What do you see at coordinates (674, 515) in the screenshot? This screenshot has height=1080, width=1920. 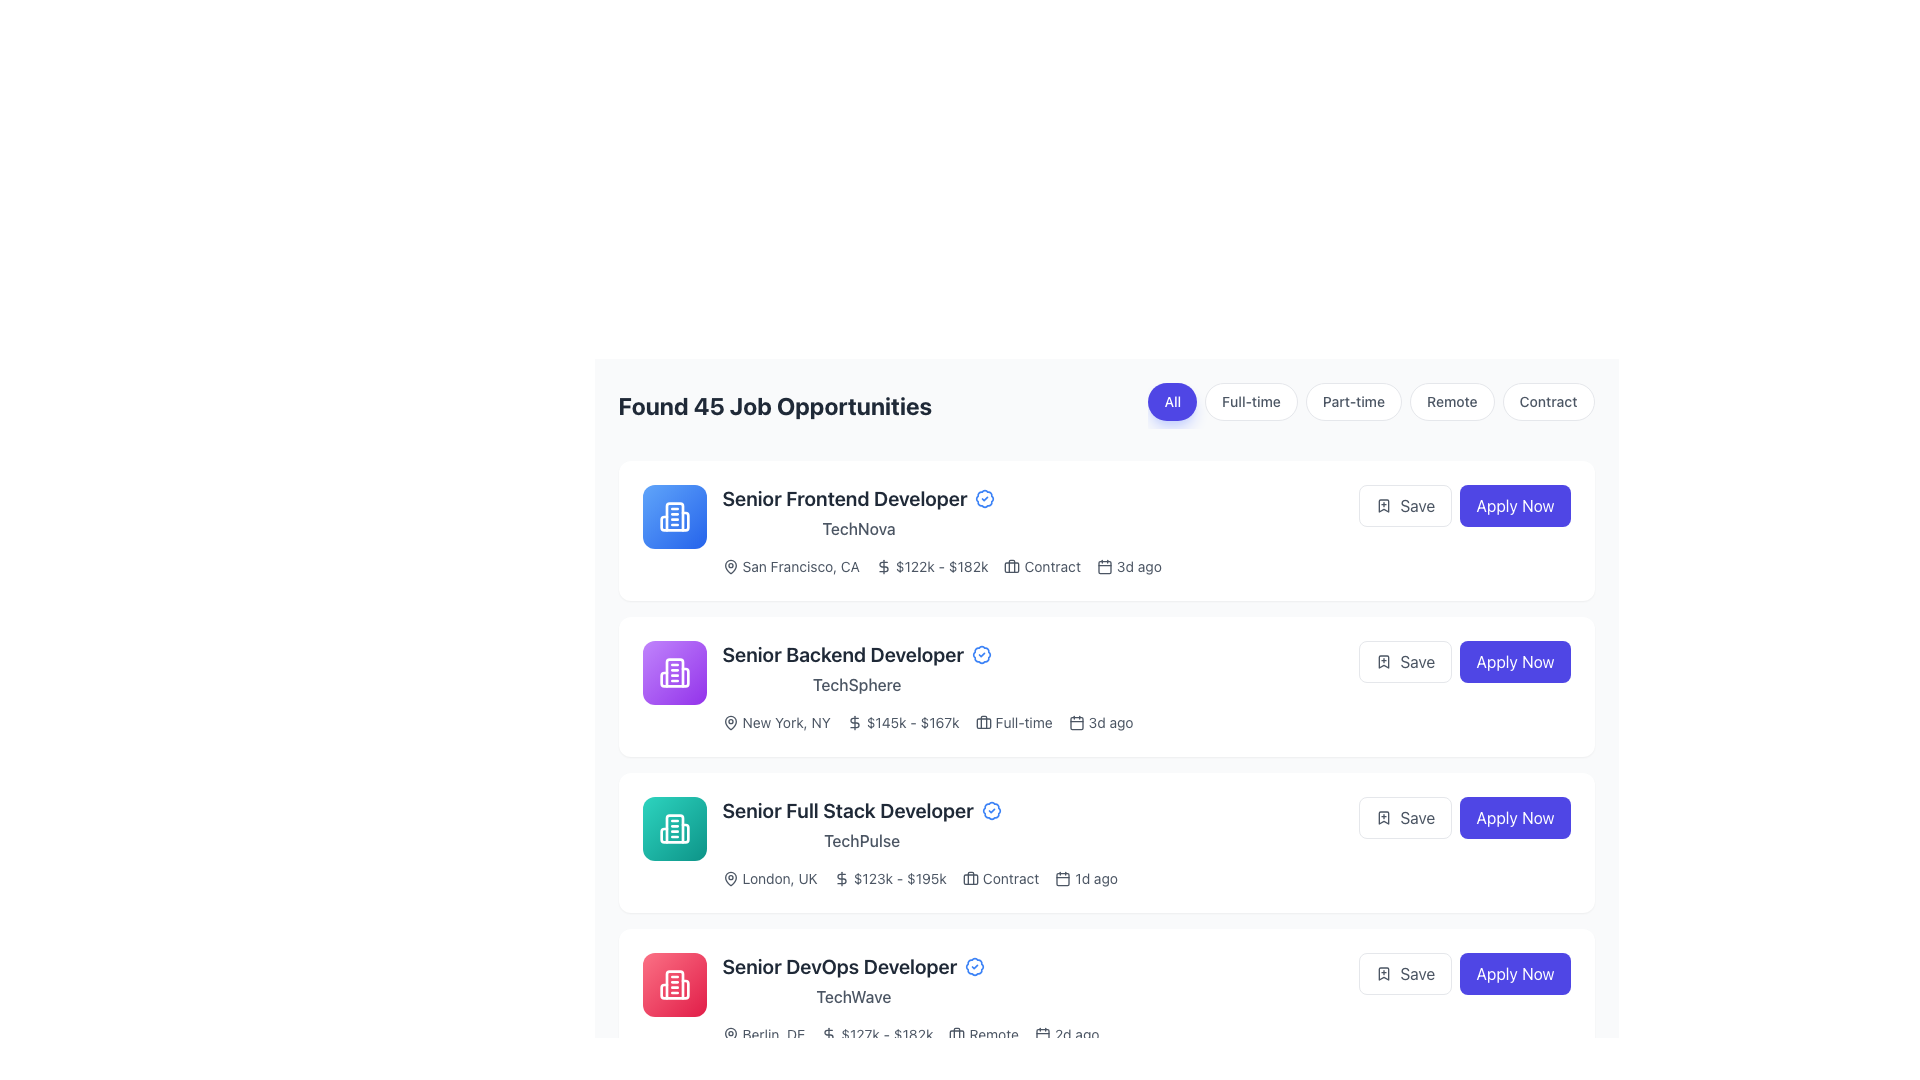 I see `the Decorative vector graphic resembling a building icon, which is located within a blue circular background in the first job entry icon area` at bounding box center [674, 515].